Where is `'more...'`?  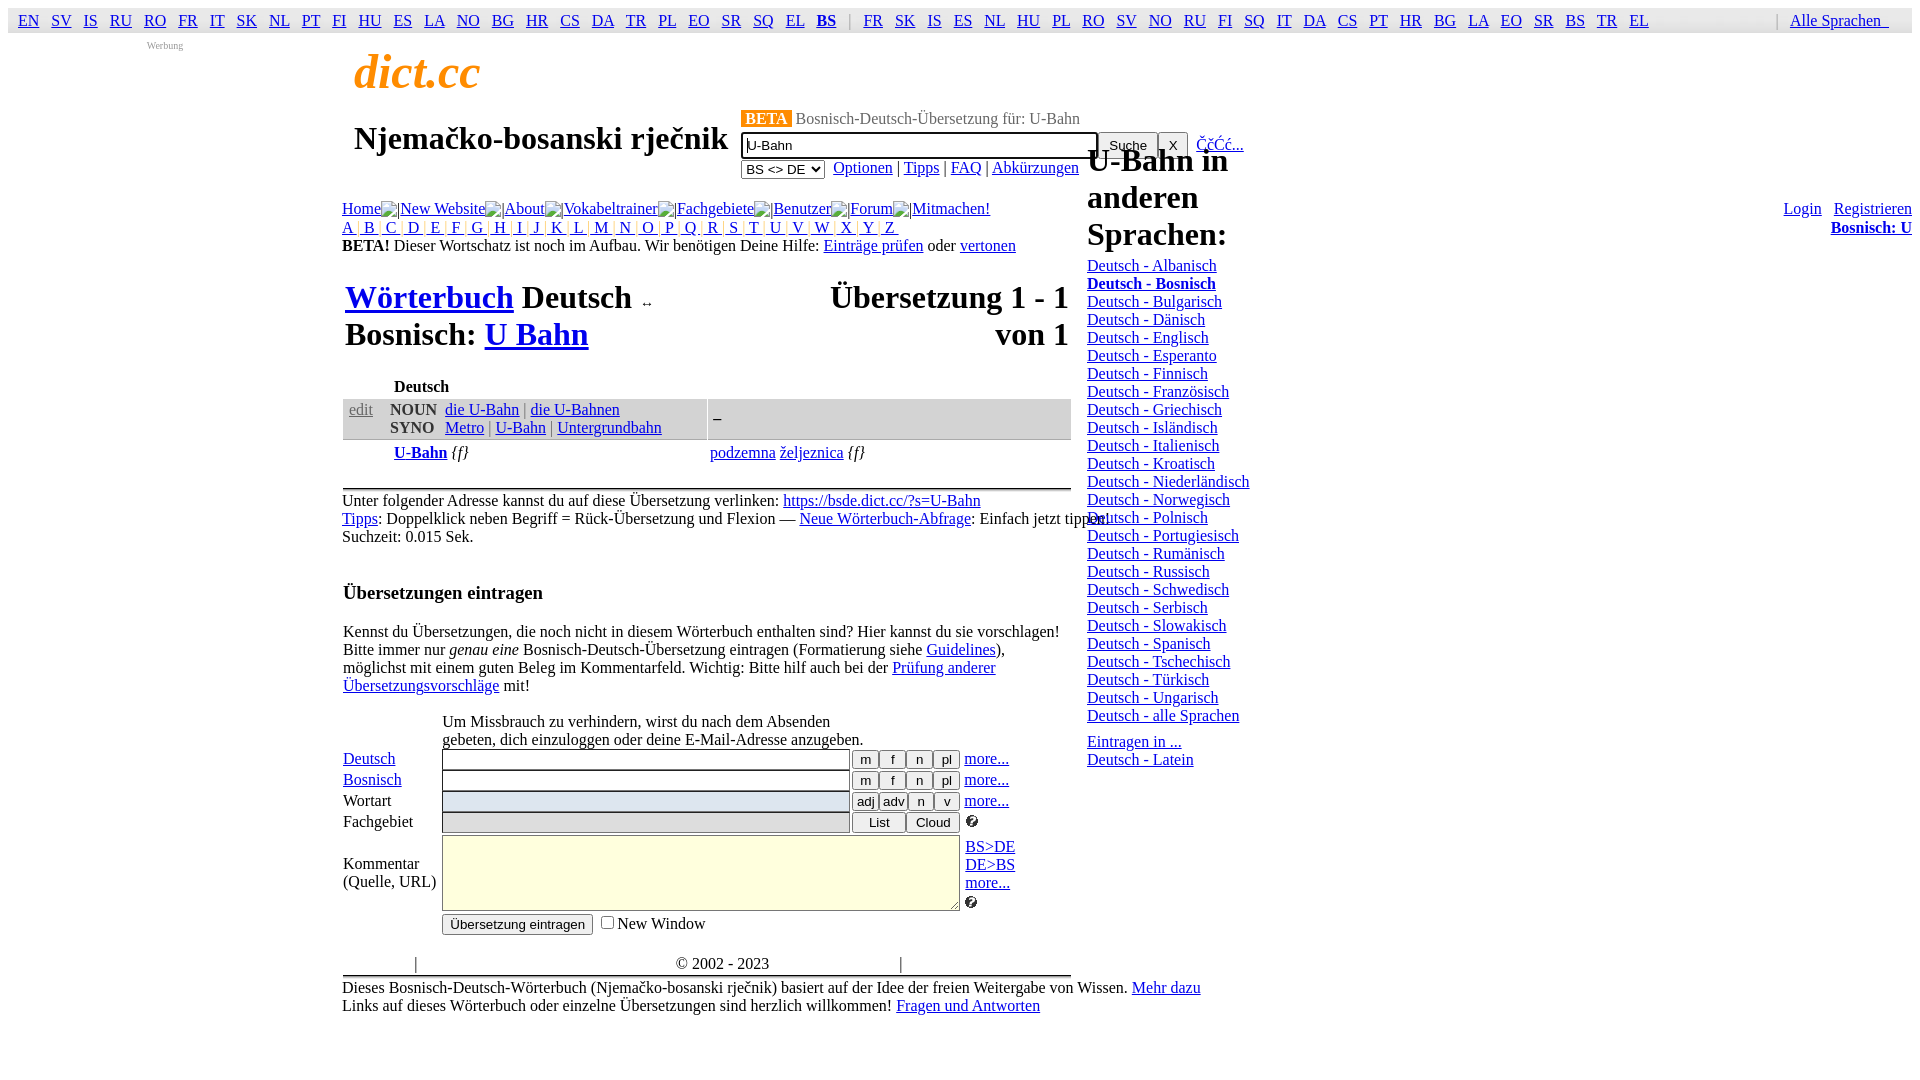
'more...' is located at coordinates (986, 799).